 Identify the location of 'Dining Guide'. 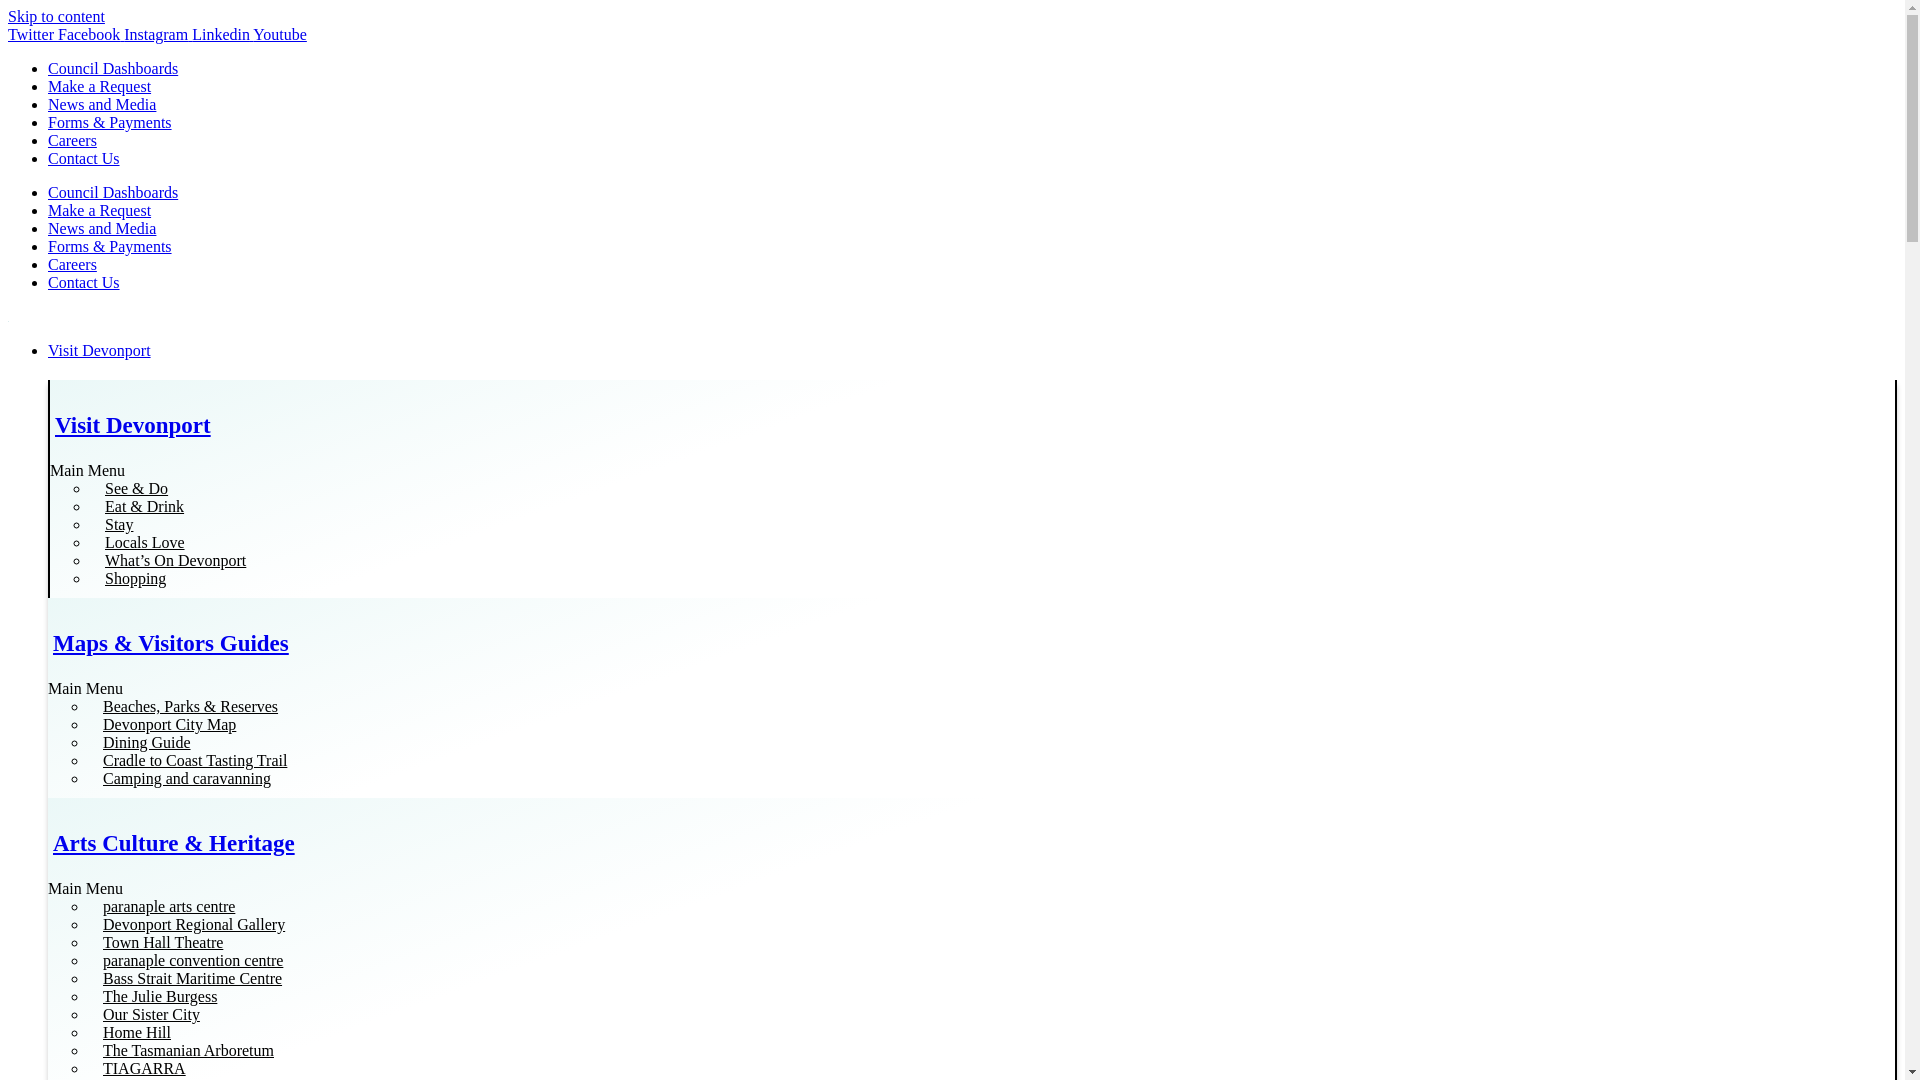
(146, 742).